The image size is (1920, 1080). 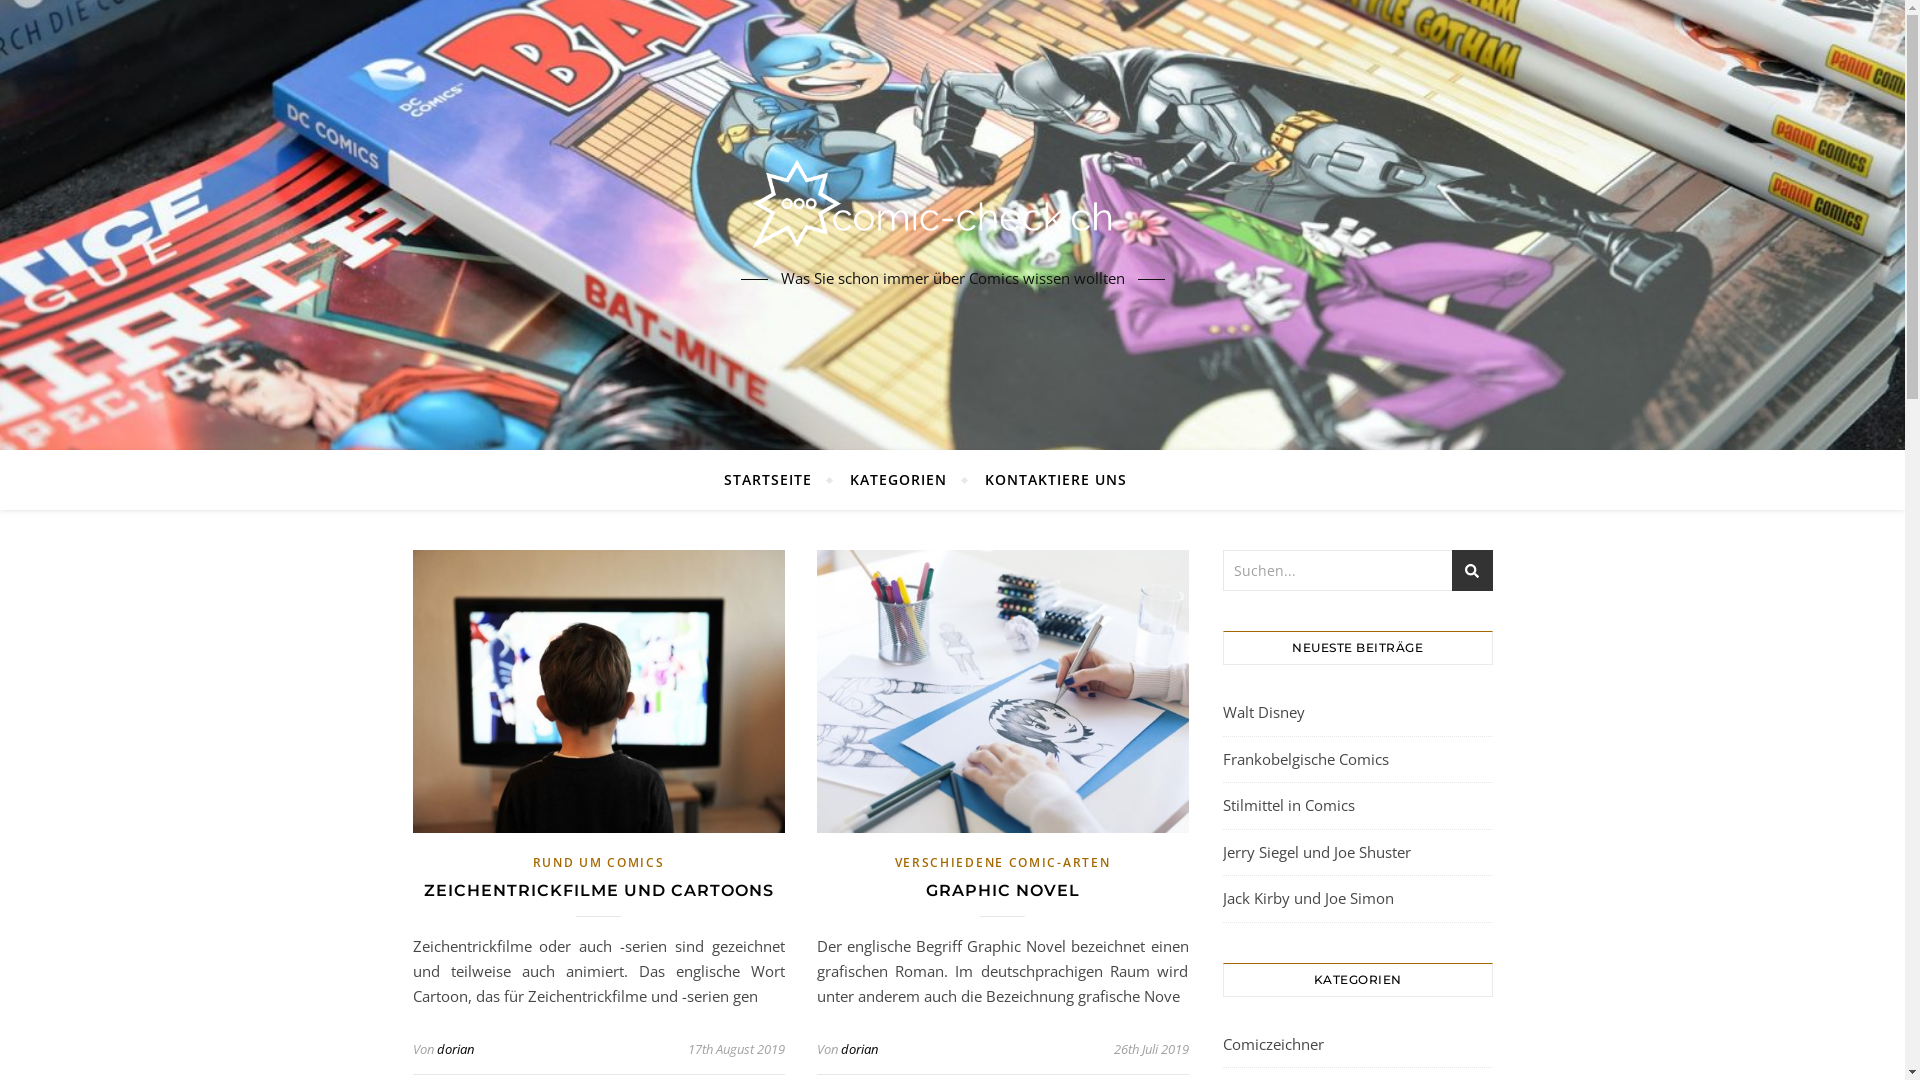 What do you see at coordinates (775, 479) in the screenshot?
I see `'STARTSEITE'` at bounding box center [775, 479].